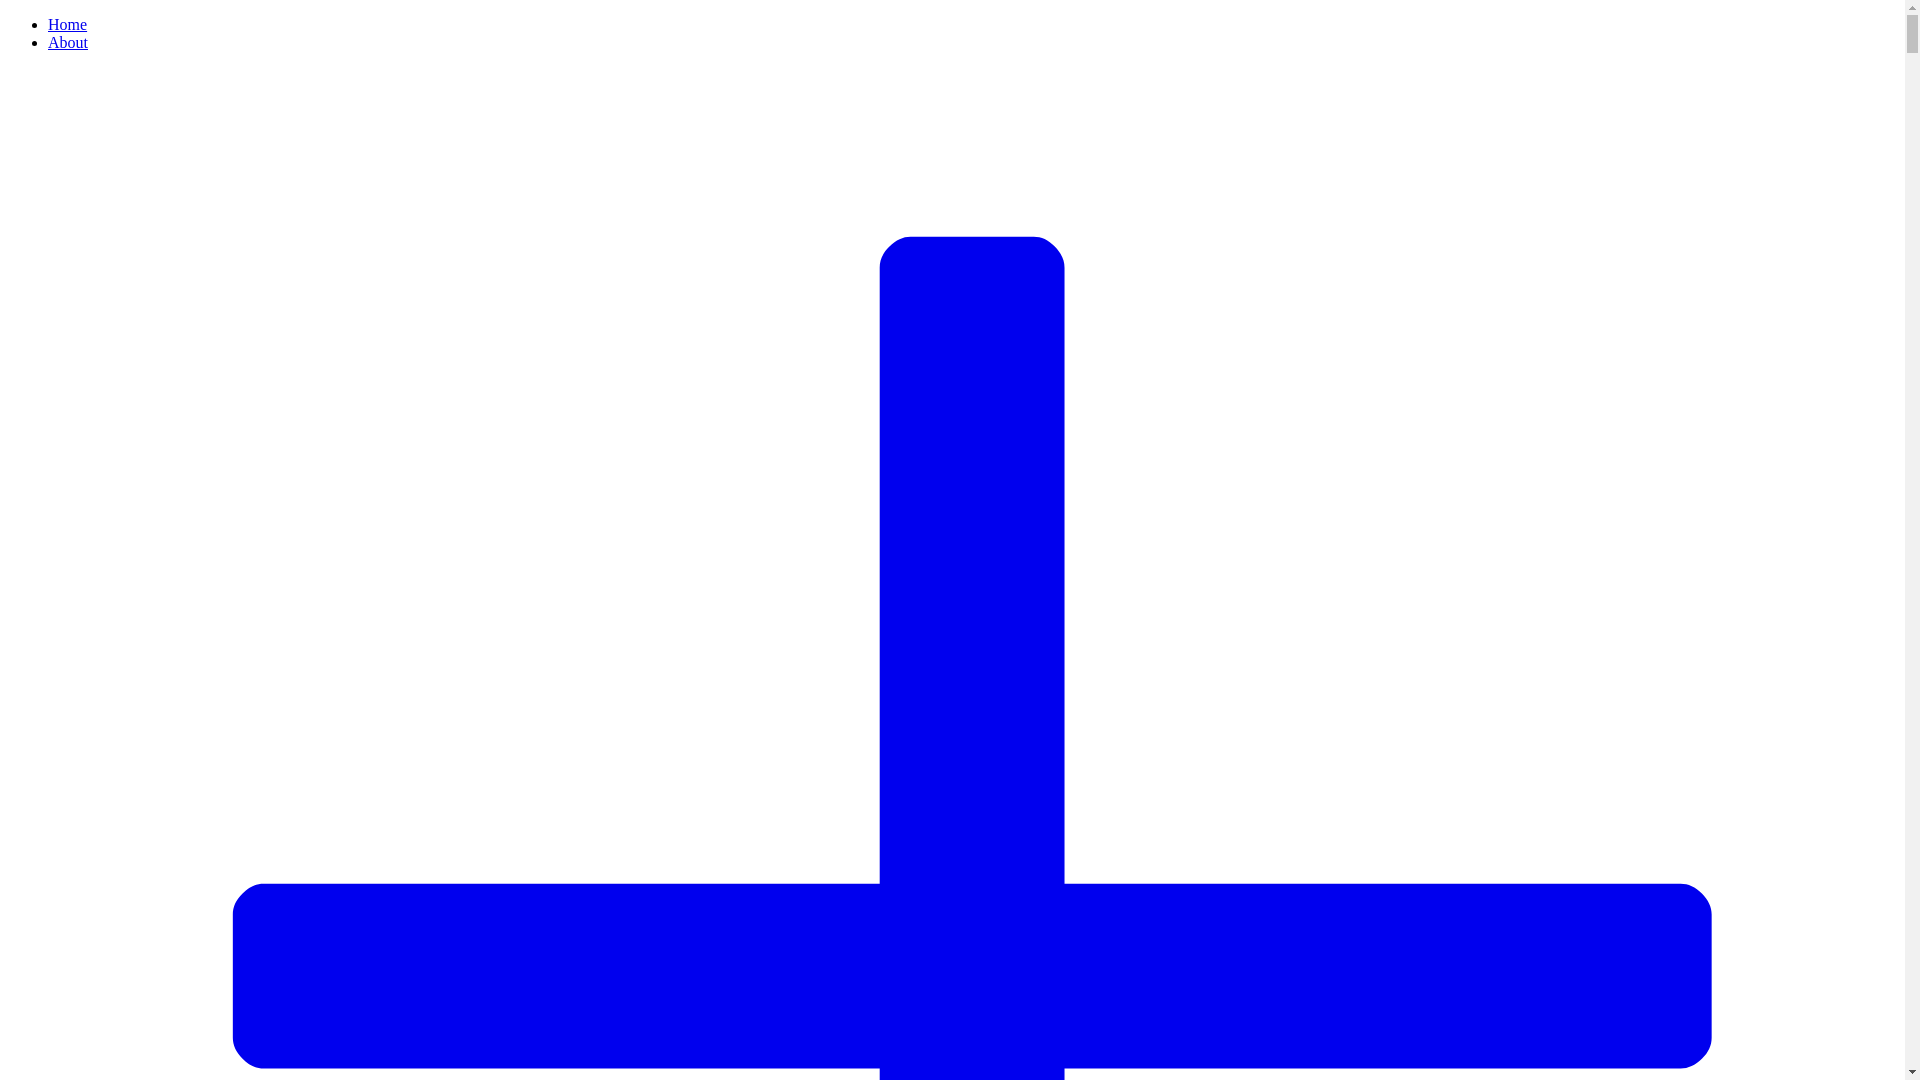 Image resolution: width=1920 pixels, height=1080 pixels. What do you see at coordinates (67, 24) in the screenshot?
I see `'Home'` at bounding box center [67, 24].